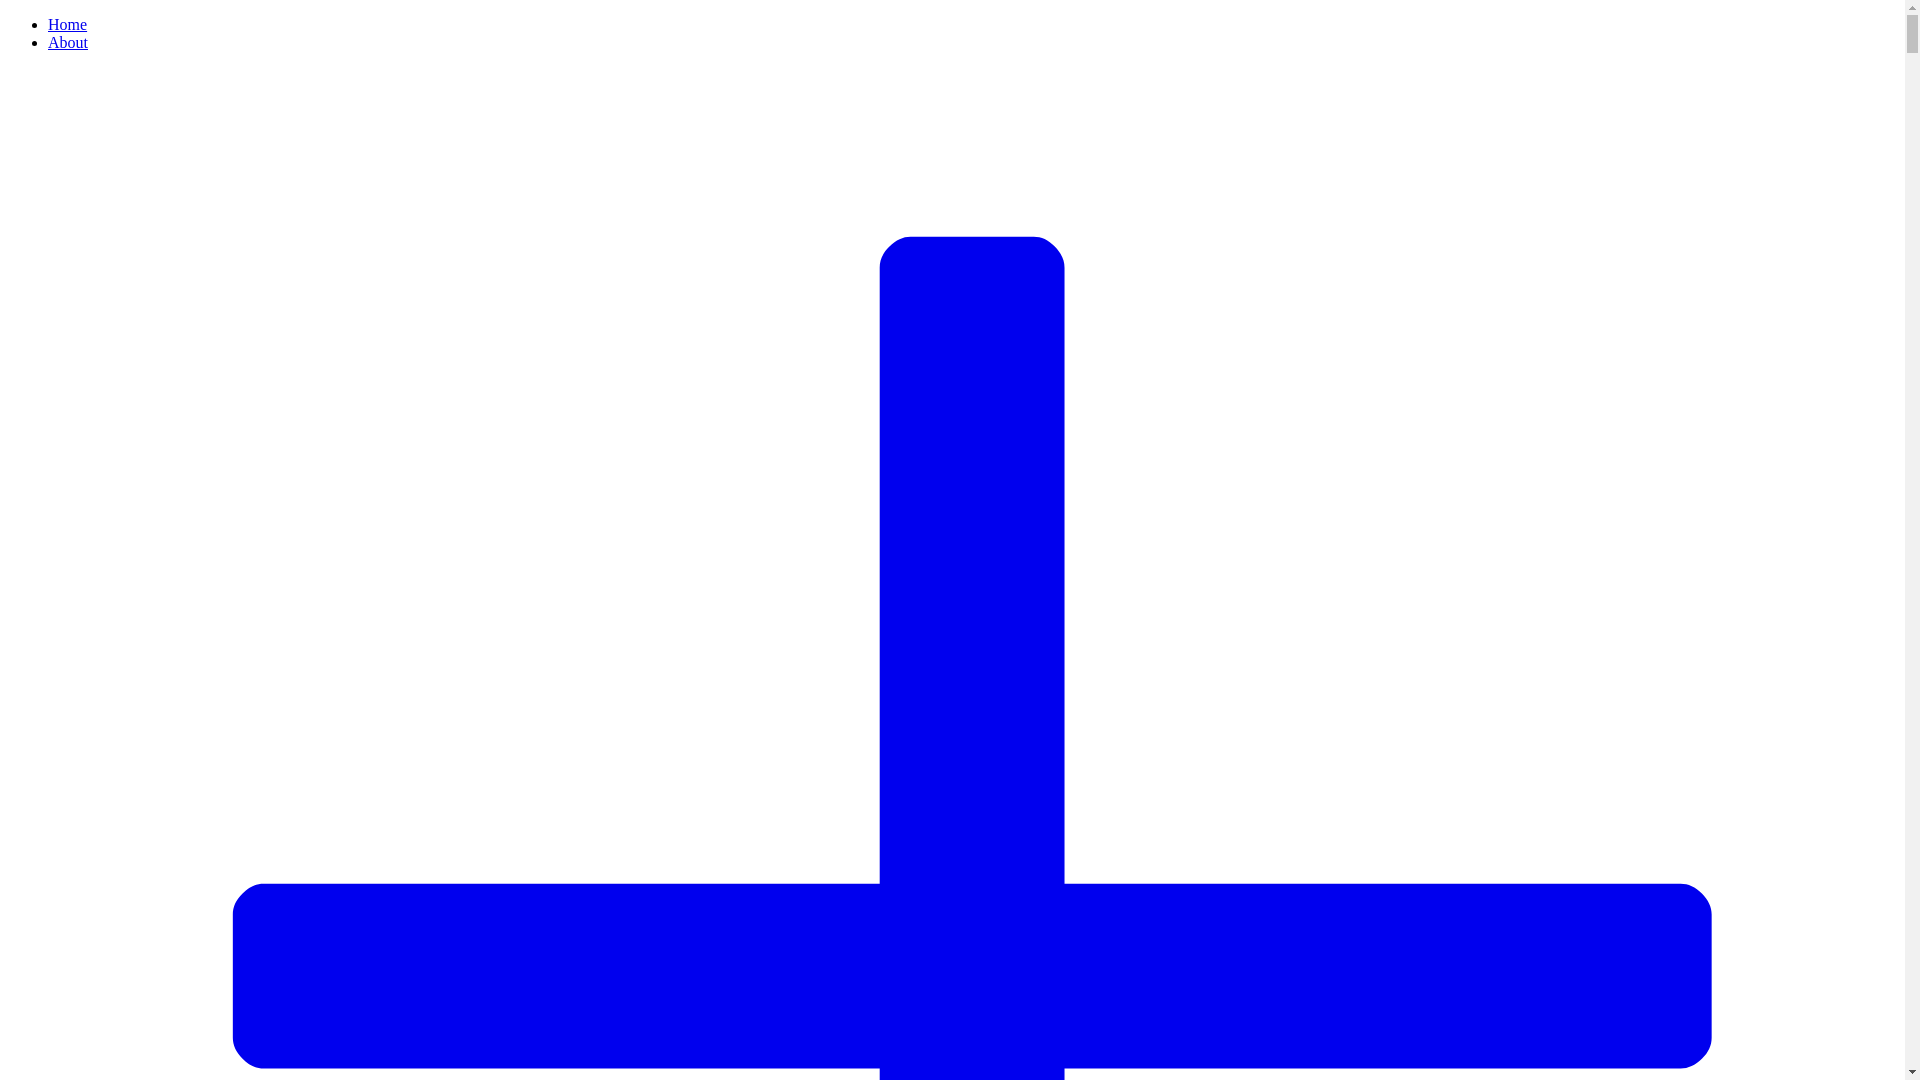 Image resolution: width=1920 pixels, height=1080 pixels. What do you see at coordinates (67, 24) in the screenshot?
I see `'Home'` at bounding box center [67, 24].